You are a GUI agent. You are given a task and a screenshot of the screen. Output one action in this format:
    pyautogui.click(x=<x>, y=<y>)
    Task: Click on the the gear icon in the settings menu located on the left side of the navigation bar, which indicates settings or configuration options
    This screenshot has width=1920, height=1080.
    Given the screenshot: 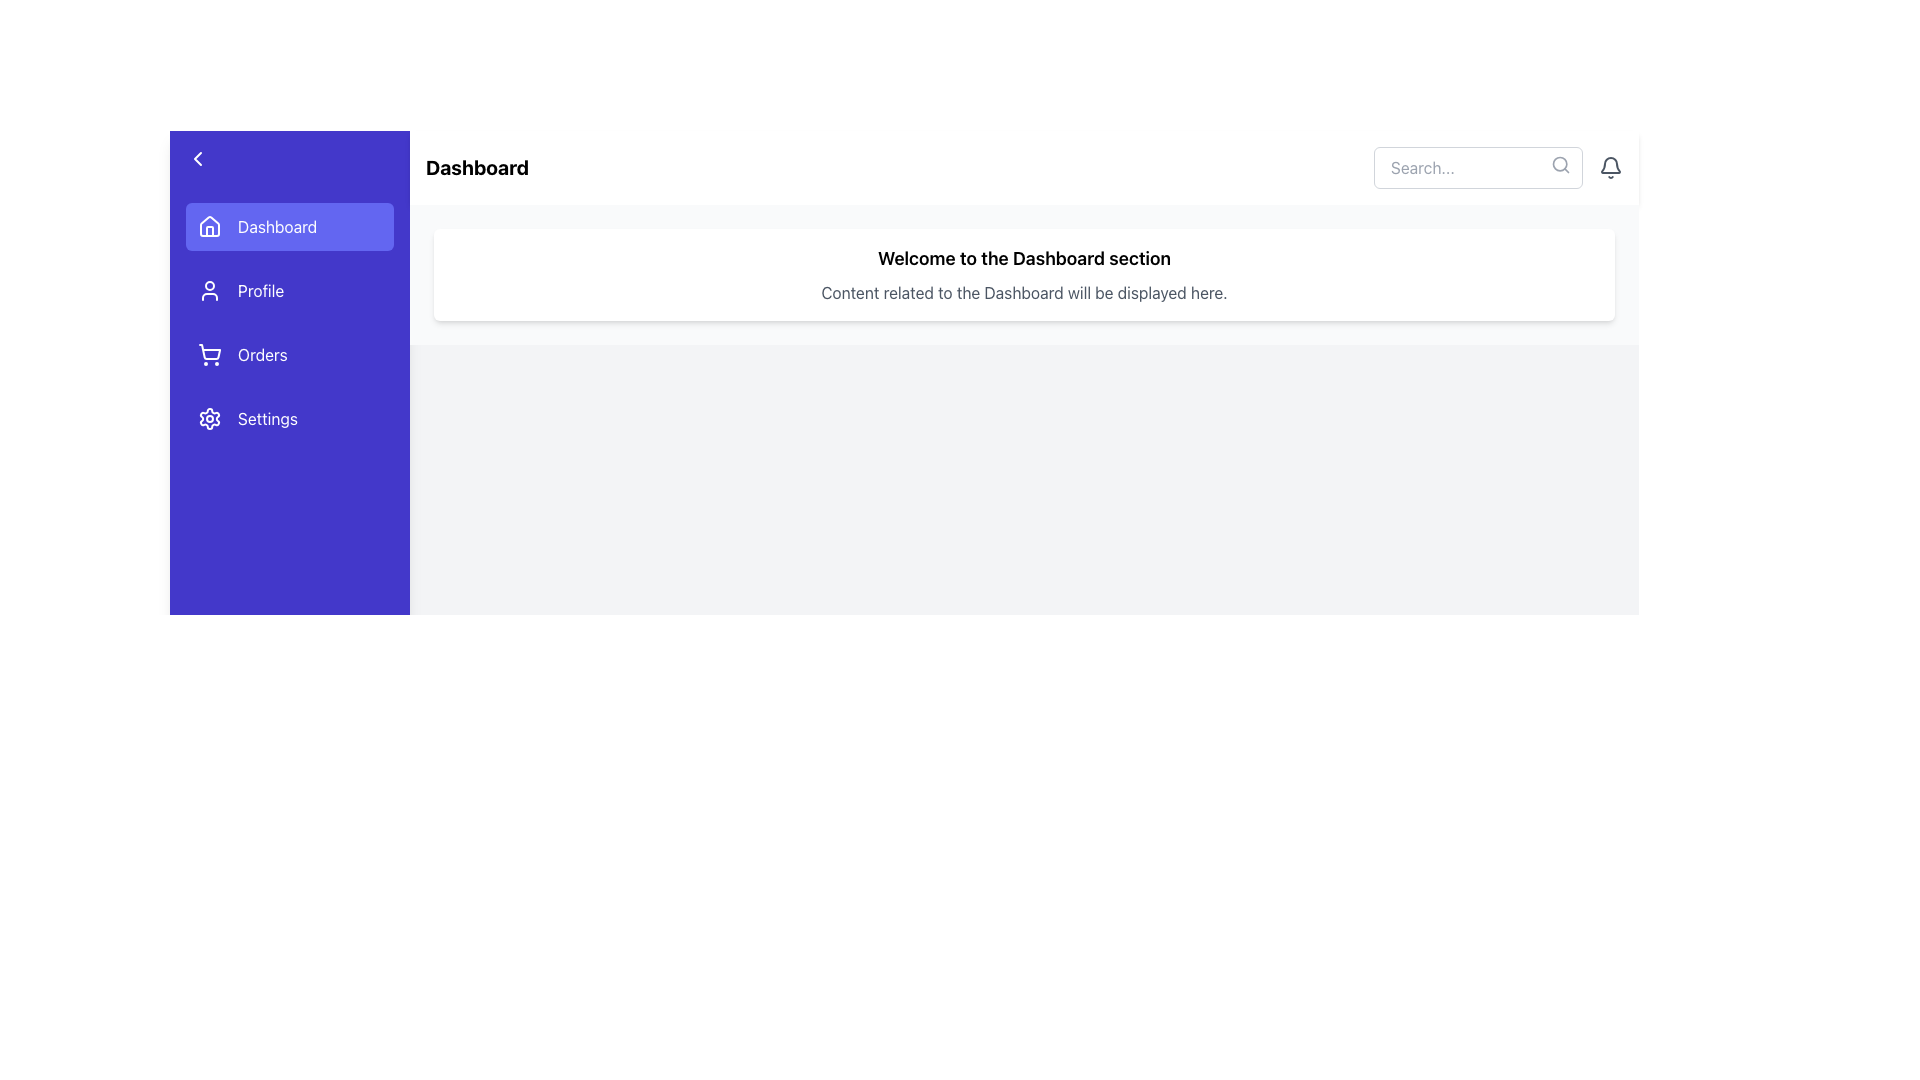 What is the action you would take?
    pyautogui.click(x=210, y=418)
    